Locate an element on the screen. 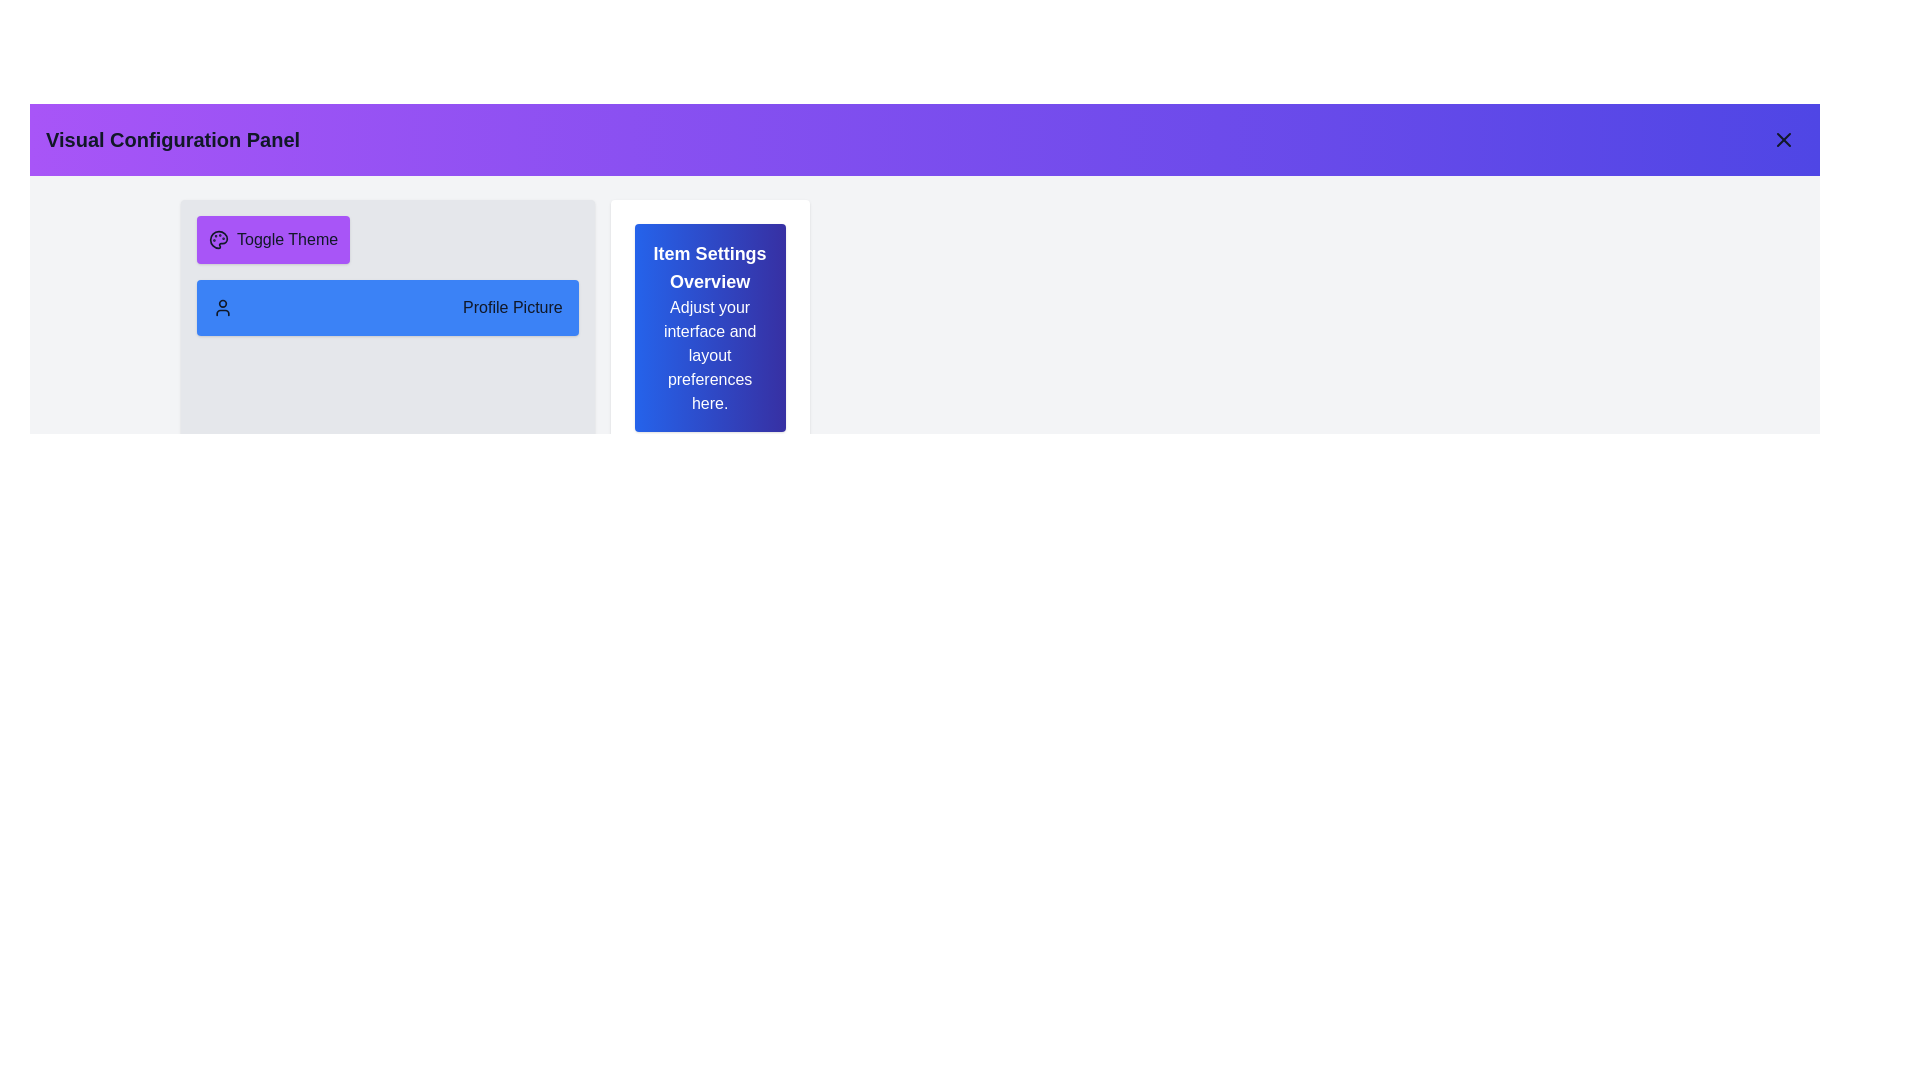 The width and height of the screenshot is (1920, 1080). the close button icon represented as an 'X' shape with a purple background located in the top-right corner of the purple header bar is located at coordinates (1784, 138).